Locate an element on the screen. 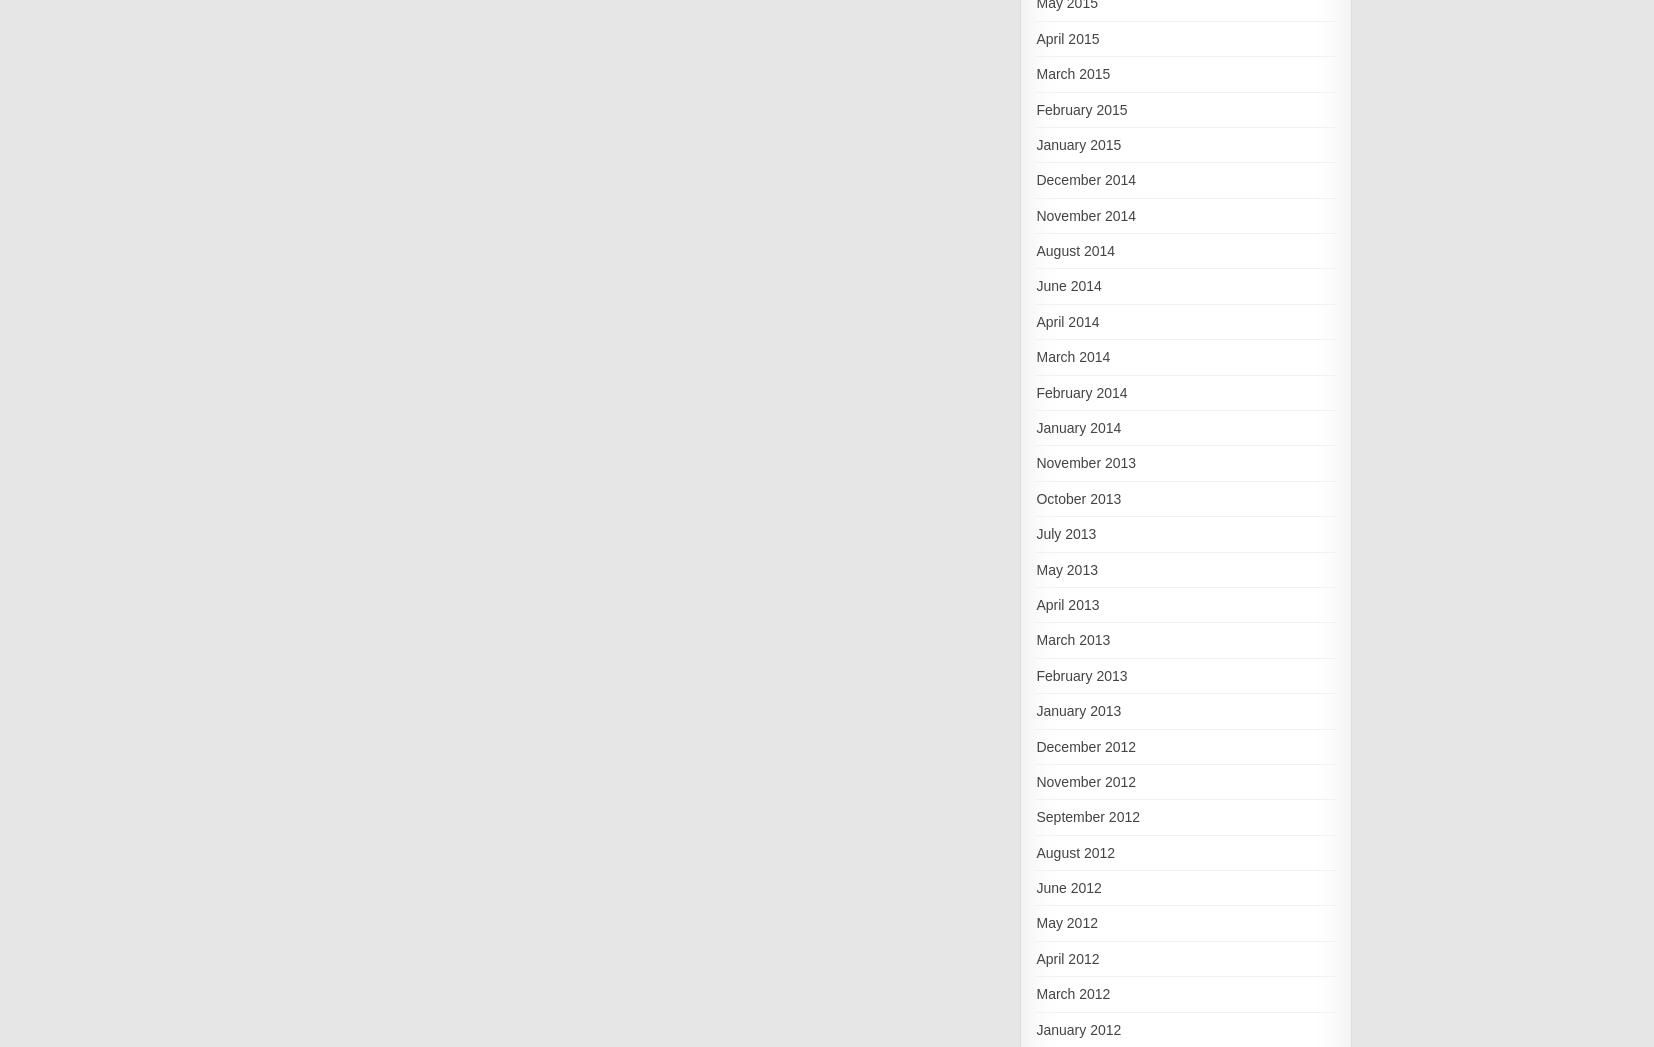 The height and width of the screenshot is (1047, 1654). 'January 2014' is located at coordinates (1077, 427).